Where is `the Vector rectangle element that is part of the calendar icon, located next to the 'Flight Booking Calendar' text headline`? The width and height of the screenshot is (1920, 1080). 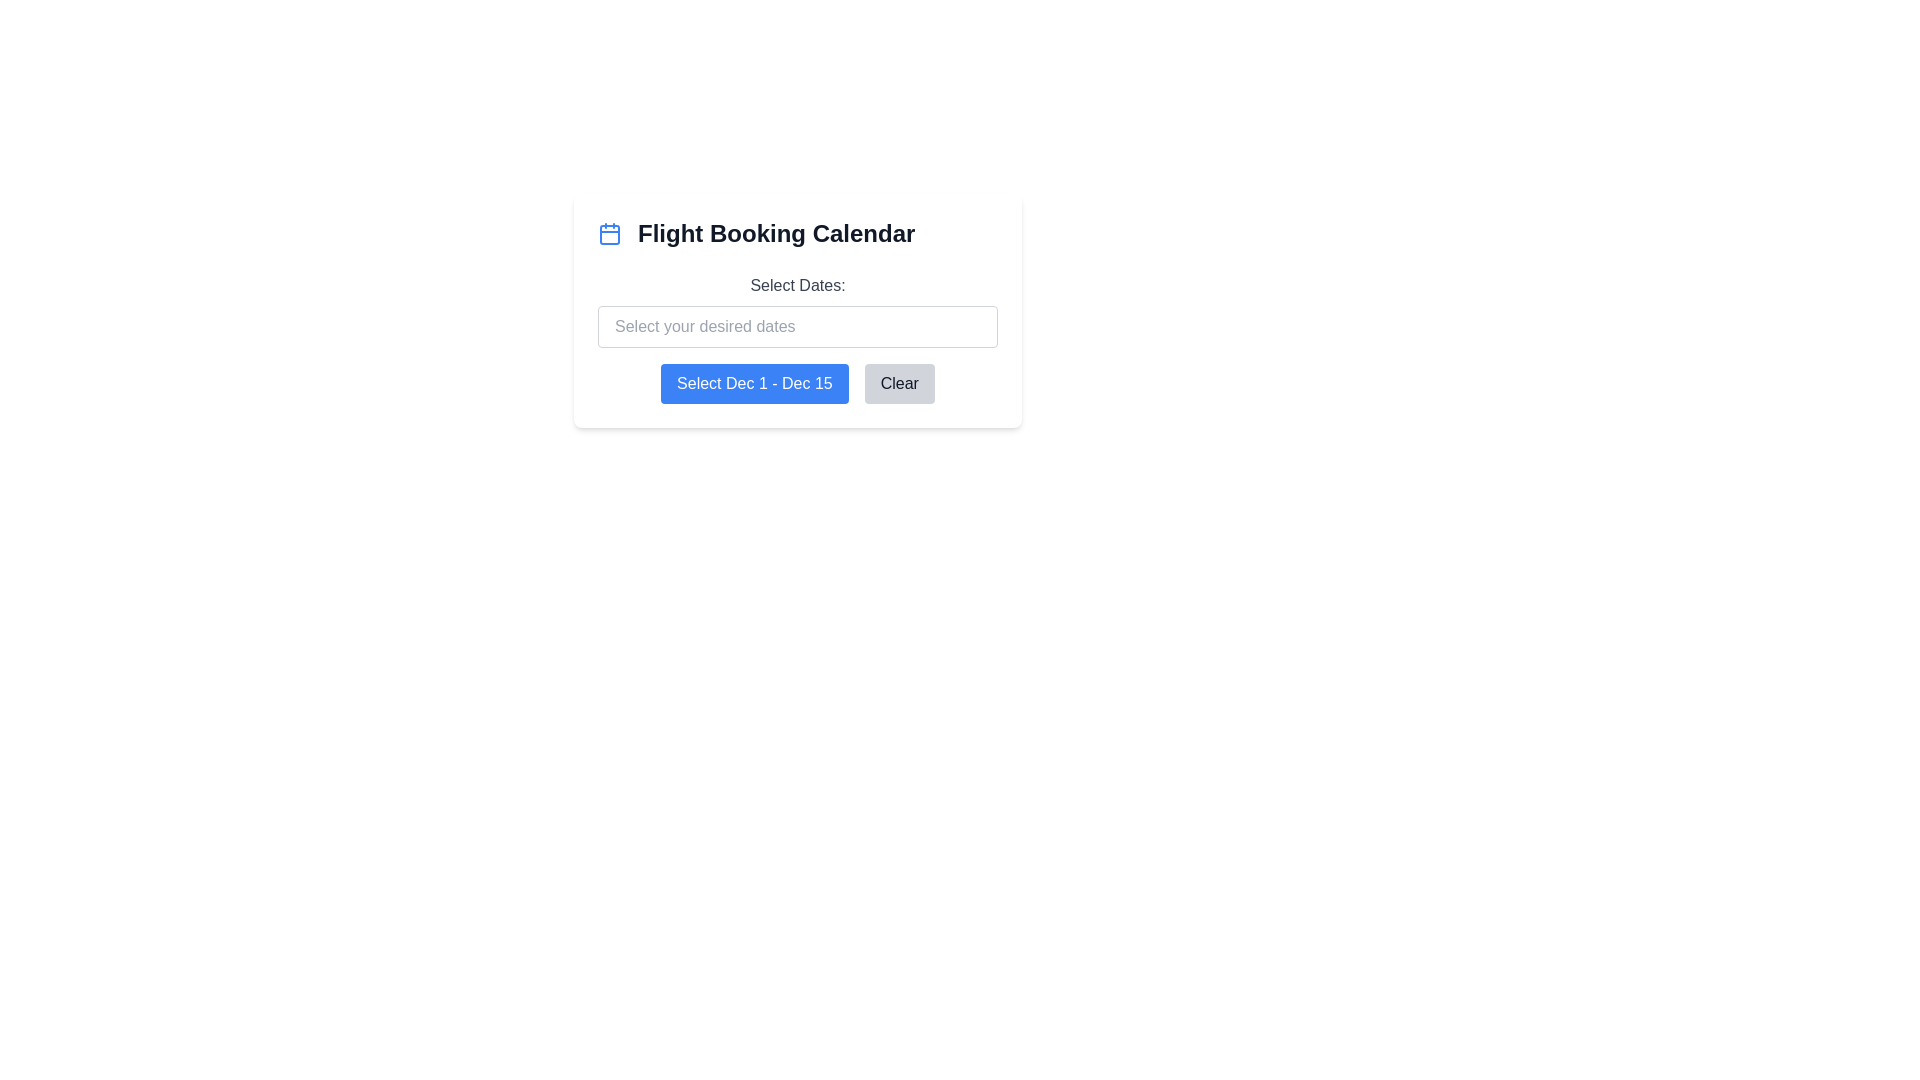 the Vector rectangle element that is part of the calendar icon, located next to the 'Flight Booking Calendar' text headline is located at coordinates (608, 234).